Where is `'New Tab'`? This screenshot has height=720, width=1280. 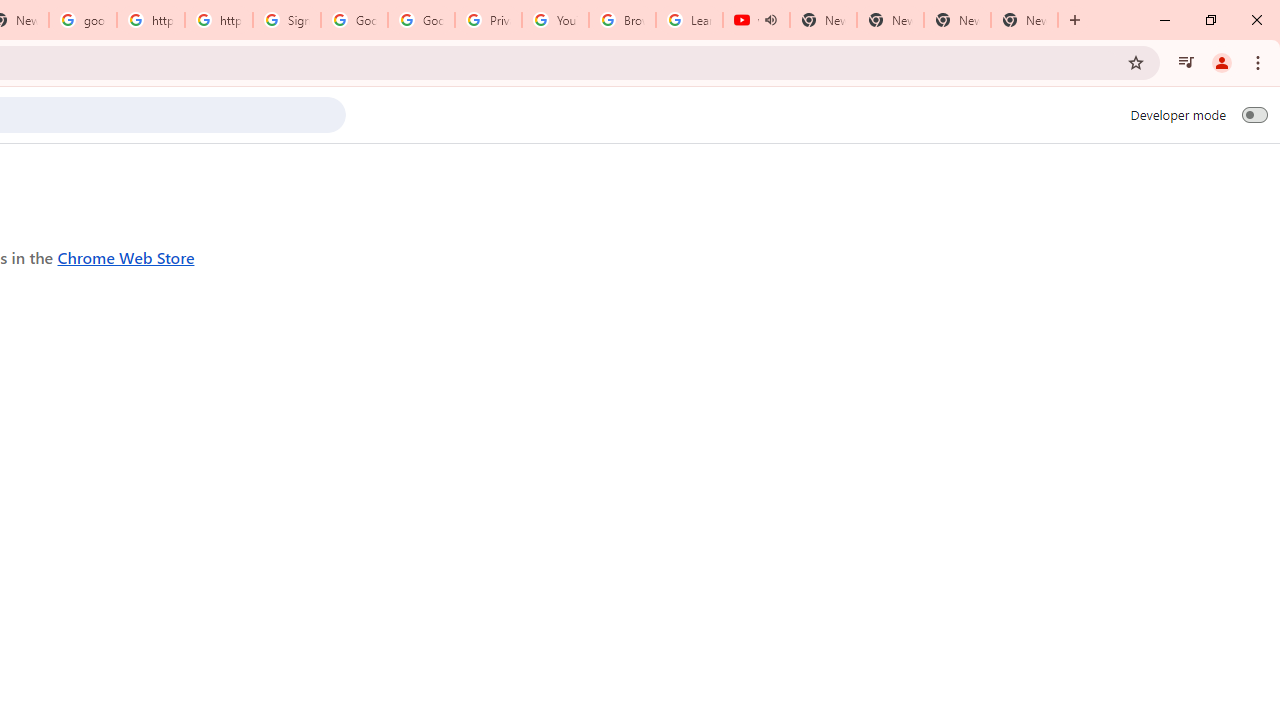 'New Tab' is located at coordinates (1024, 20).